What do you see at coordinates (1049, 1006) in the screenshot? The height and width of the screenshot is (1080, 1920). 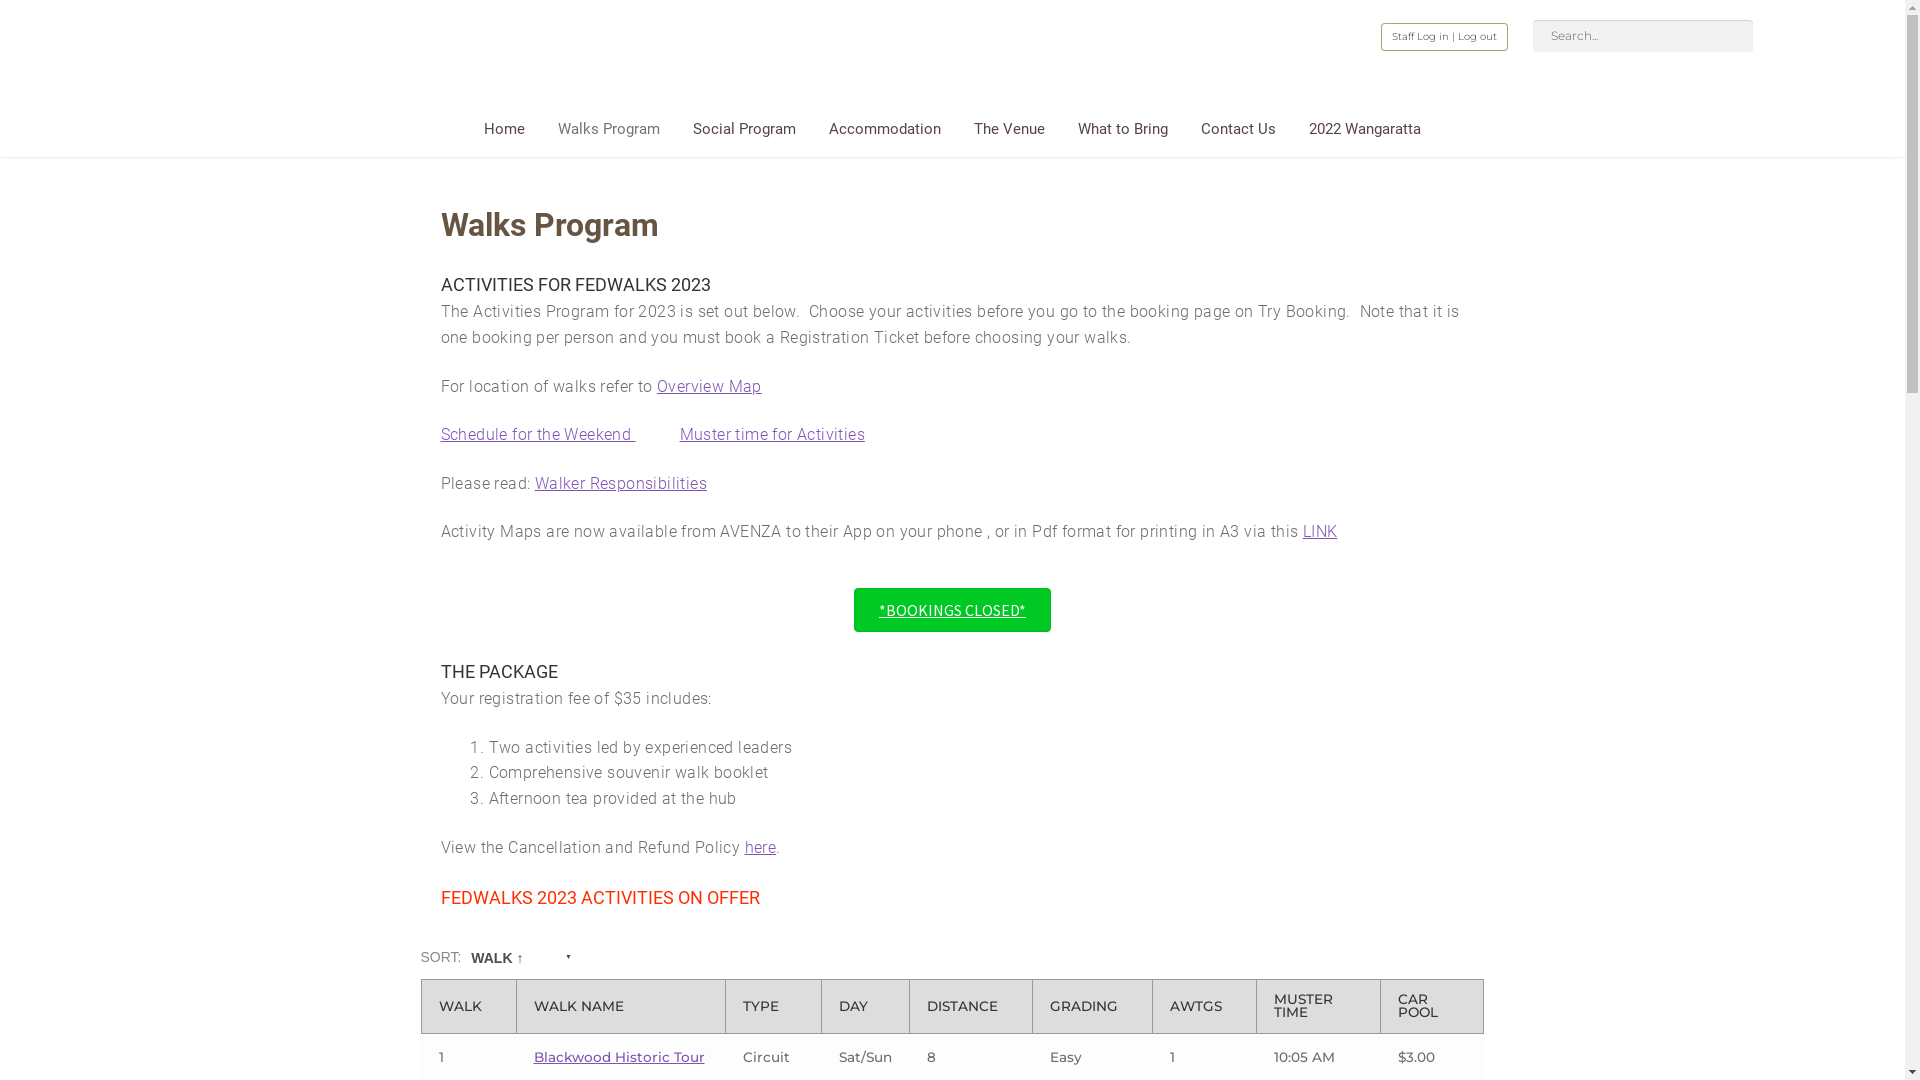 I see `'GRADING'` at bounding box center [1049, 1006].